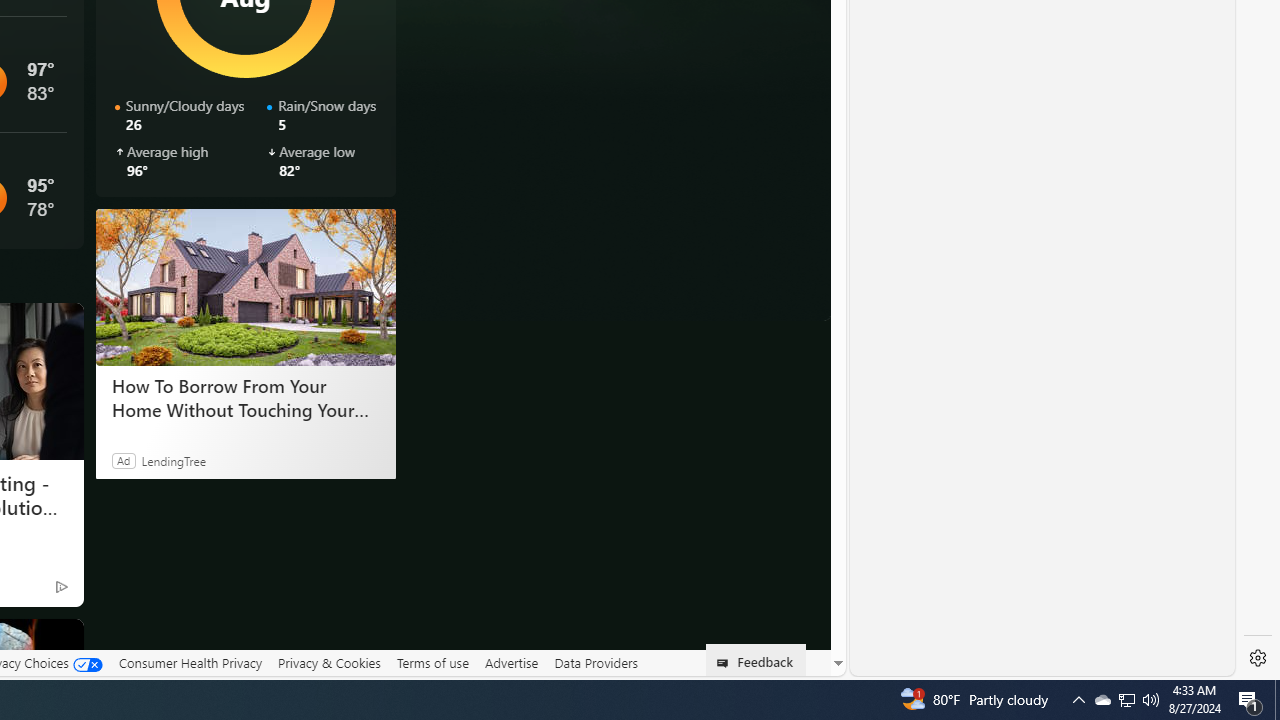  Describe the element at coordinates (726, 663) in the screenshot. I see `'Class: feedback_link_icon-DS-EntryPoint1-1'` at that location.